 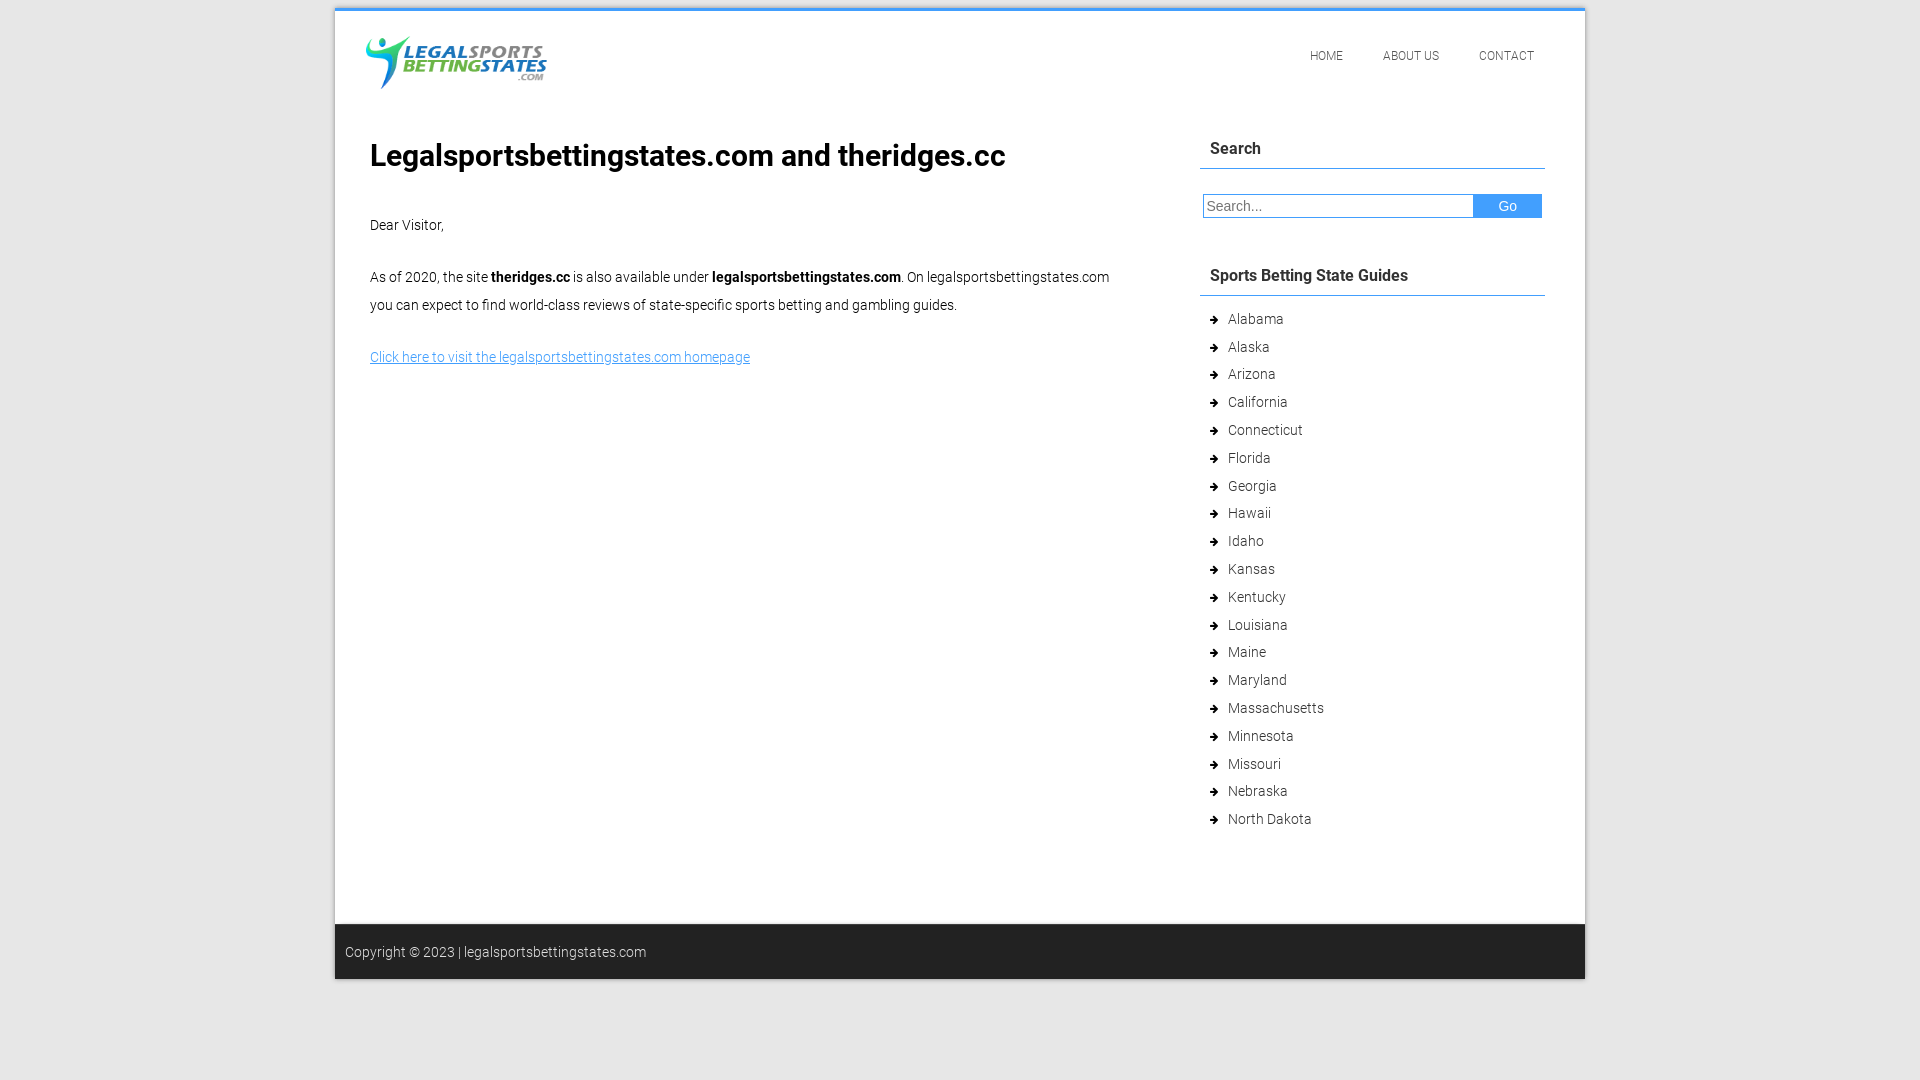 I want to click on 'Hawaii', so click(x=1227, y=512).